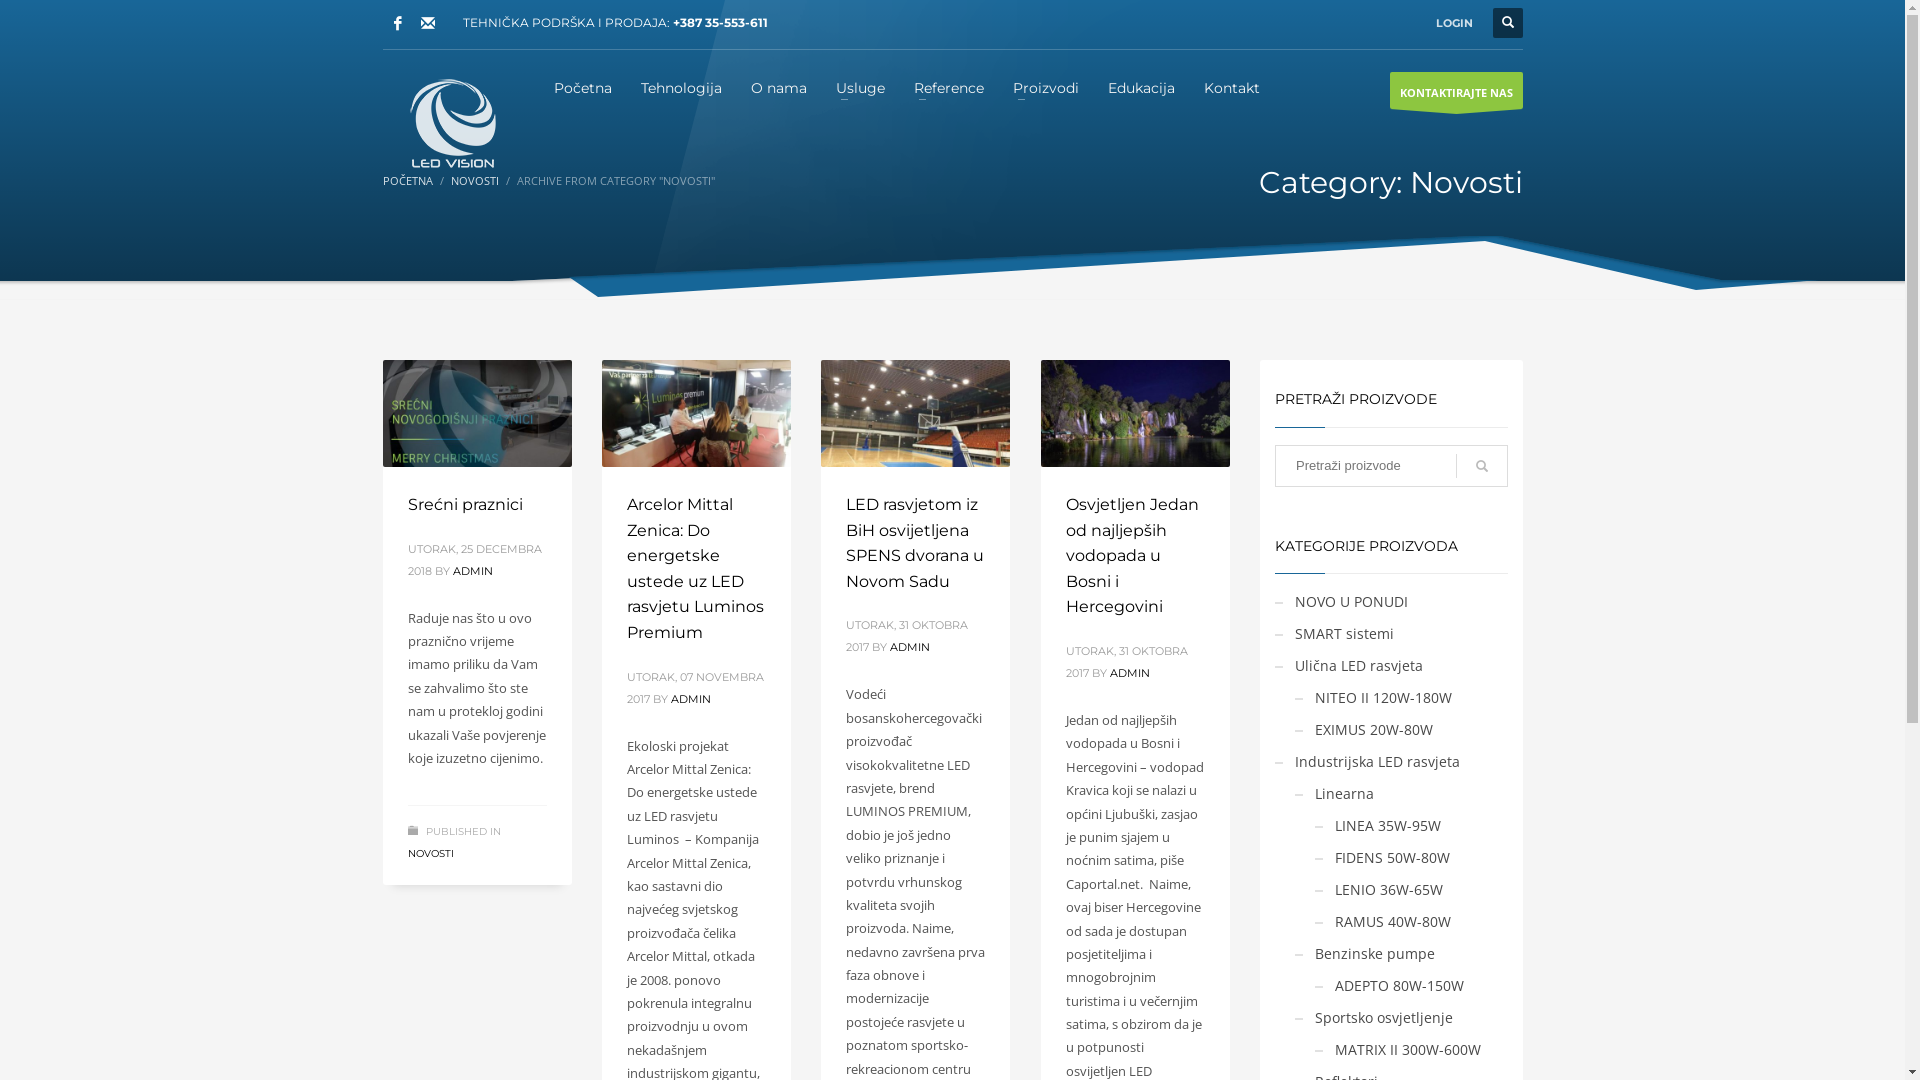 This screenshot has width=1920, height=1080. What do you see at coordinates (1315, 1048) in the screenshot?
I see `'MATRIX II 300W-600W'` at bounding box center [1315, 1048].